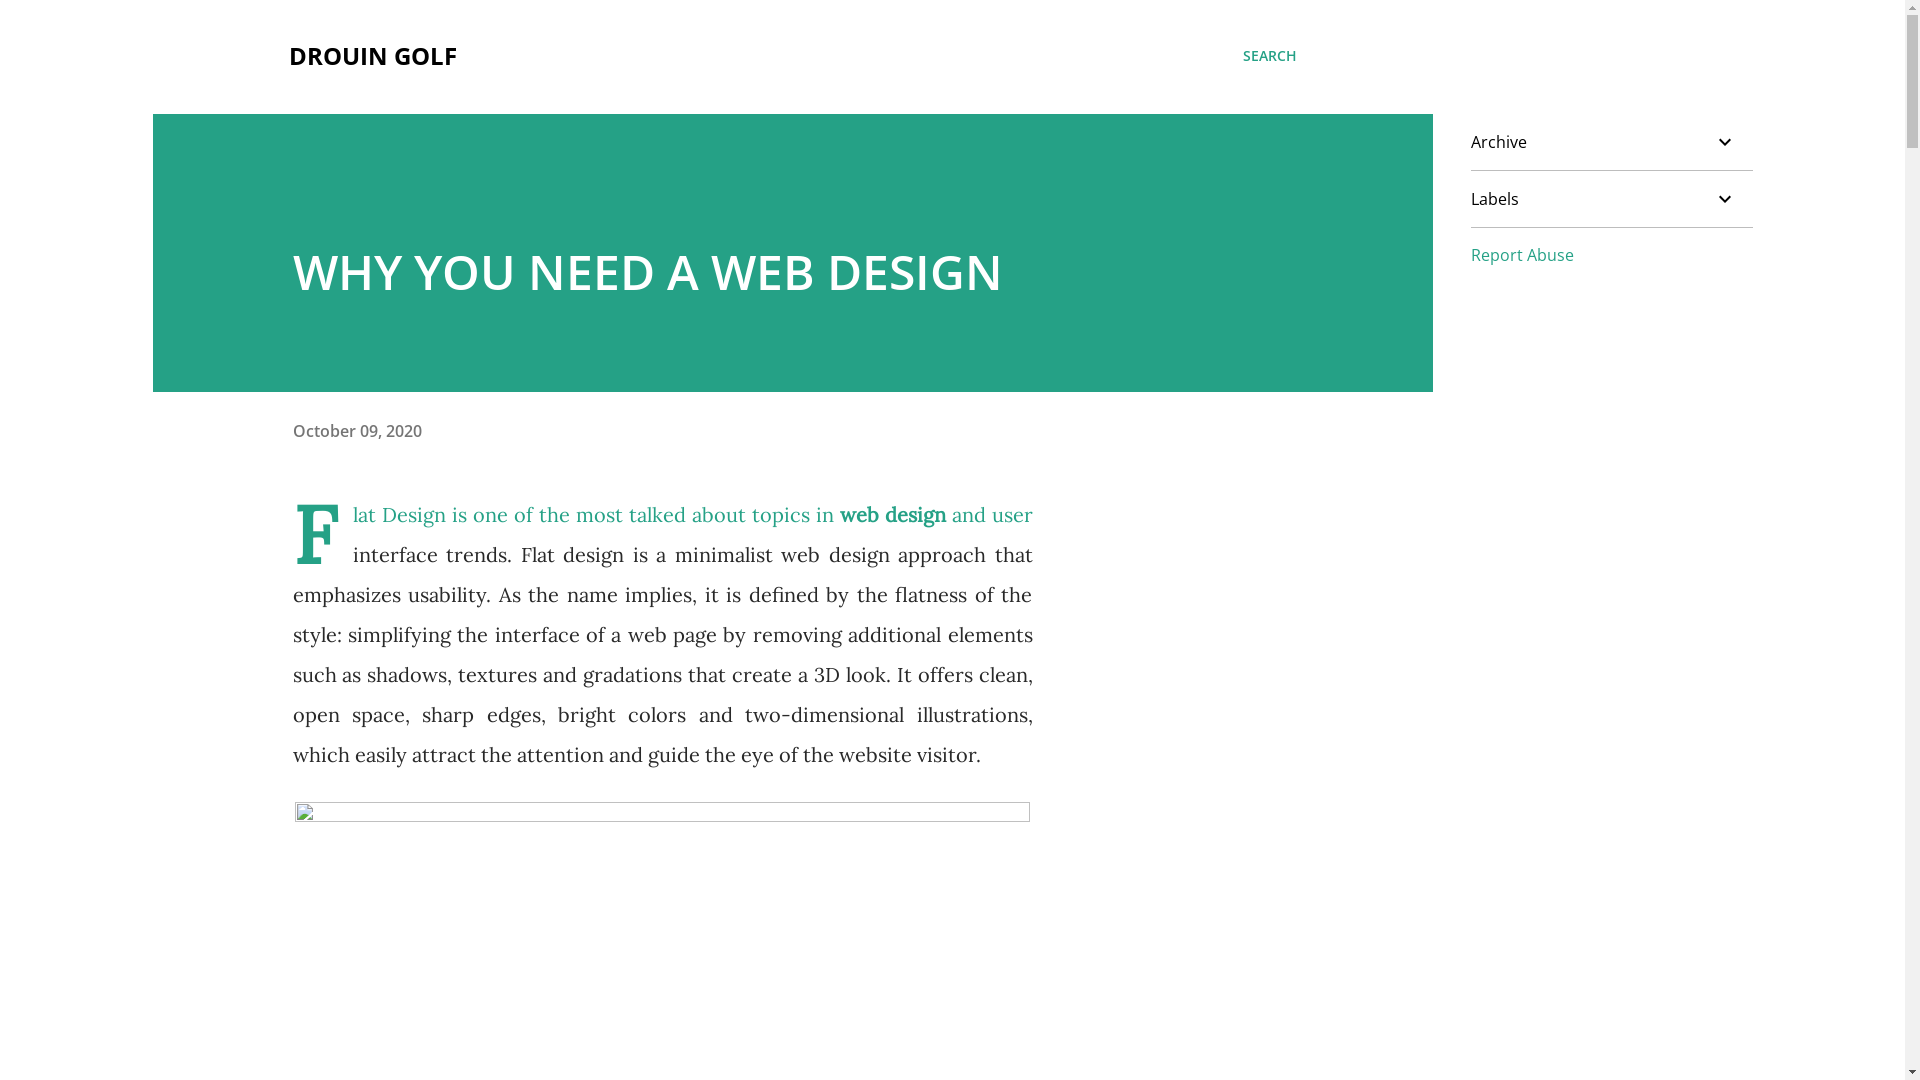 The width and height of the screenshot is (1920, 1080). Describe the element at coordinates (356, 430) in the screenshot. I see `'October 09, 2020'` at that location.